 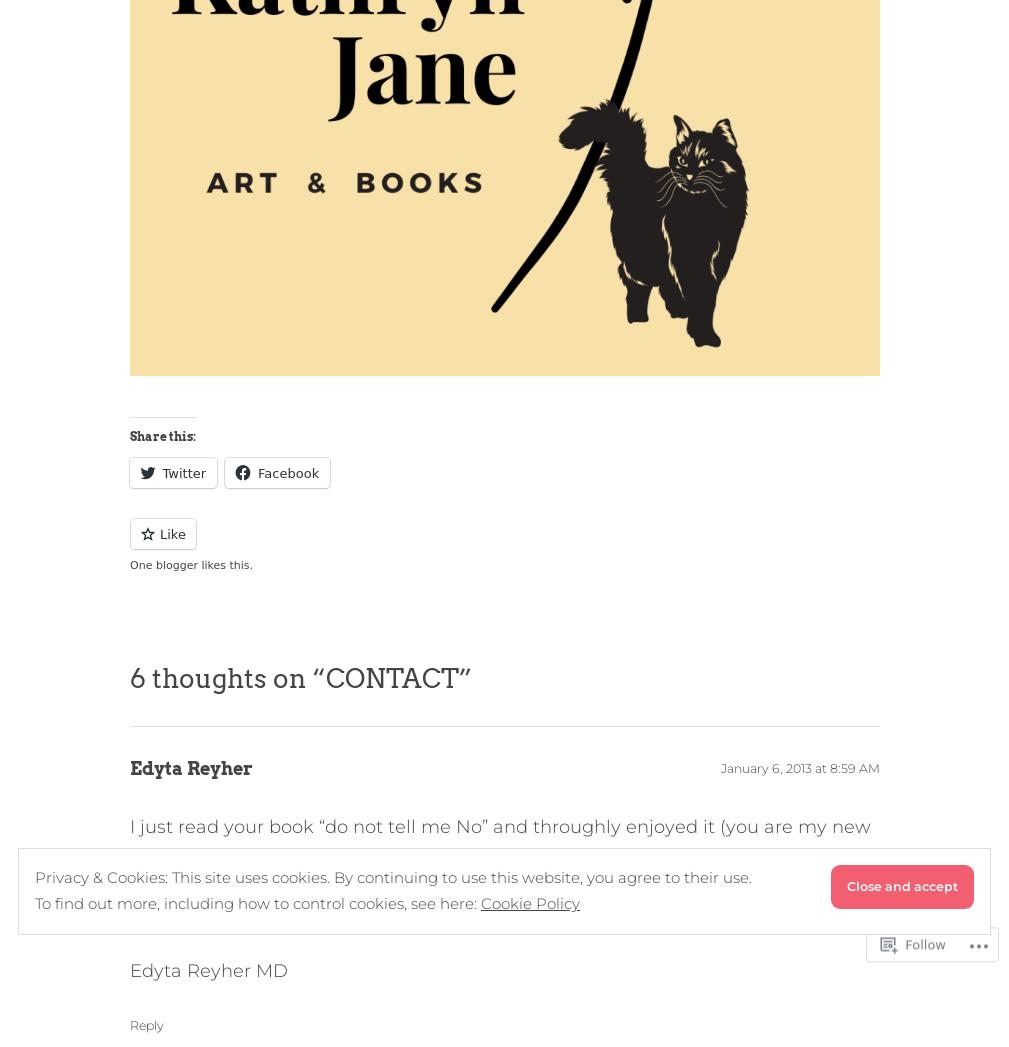 What do you see at coordinates (145, 1024) in the screenshot?
I see `'Reply'` at bounding box center [145, 1024].